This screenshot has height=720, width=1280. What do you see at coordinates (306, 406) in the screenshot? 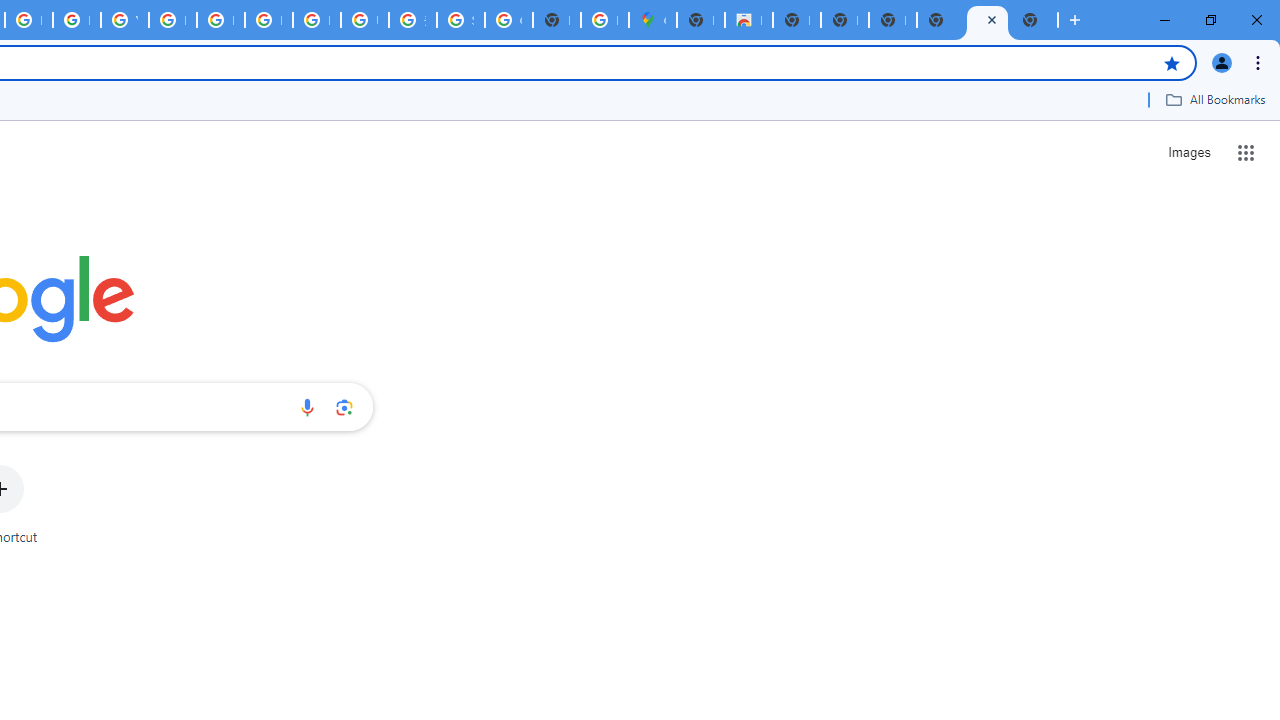
I see `'Search by voice'` at bounding box center [306, 406].